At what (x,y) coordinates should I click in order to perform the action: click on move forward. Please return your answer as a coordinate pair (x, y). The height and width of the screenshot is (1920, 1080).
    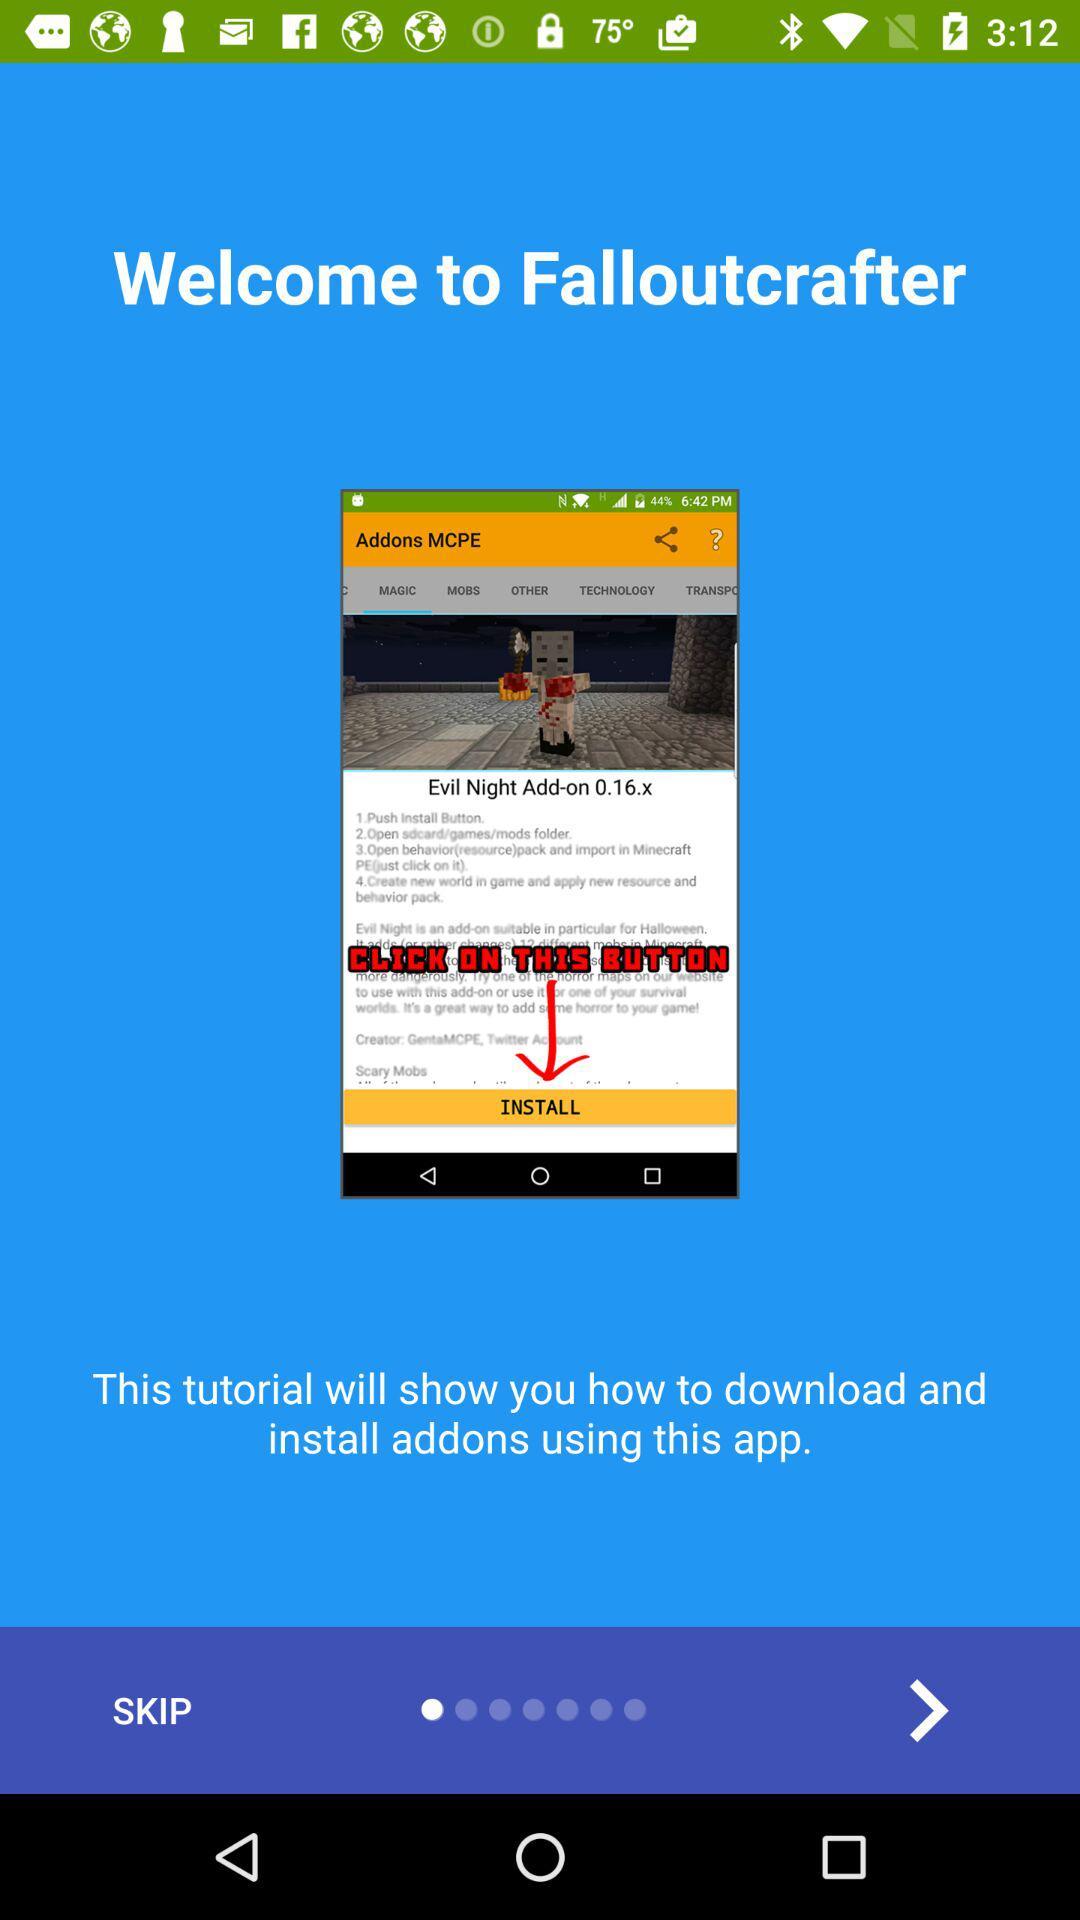
    Looking at the image, I should click on (927, 1709).